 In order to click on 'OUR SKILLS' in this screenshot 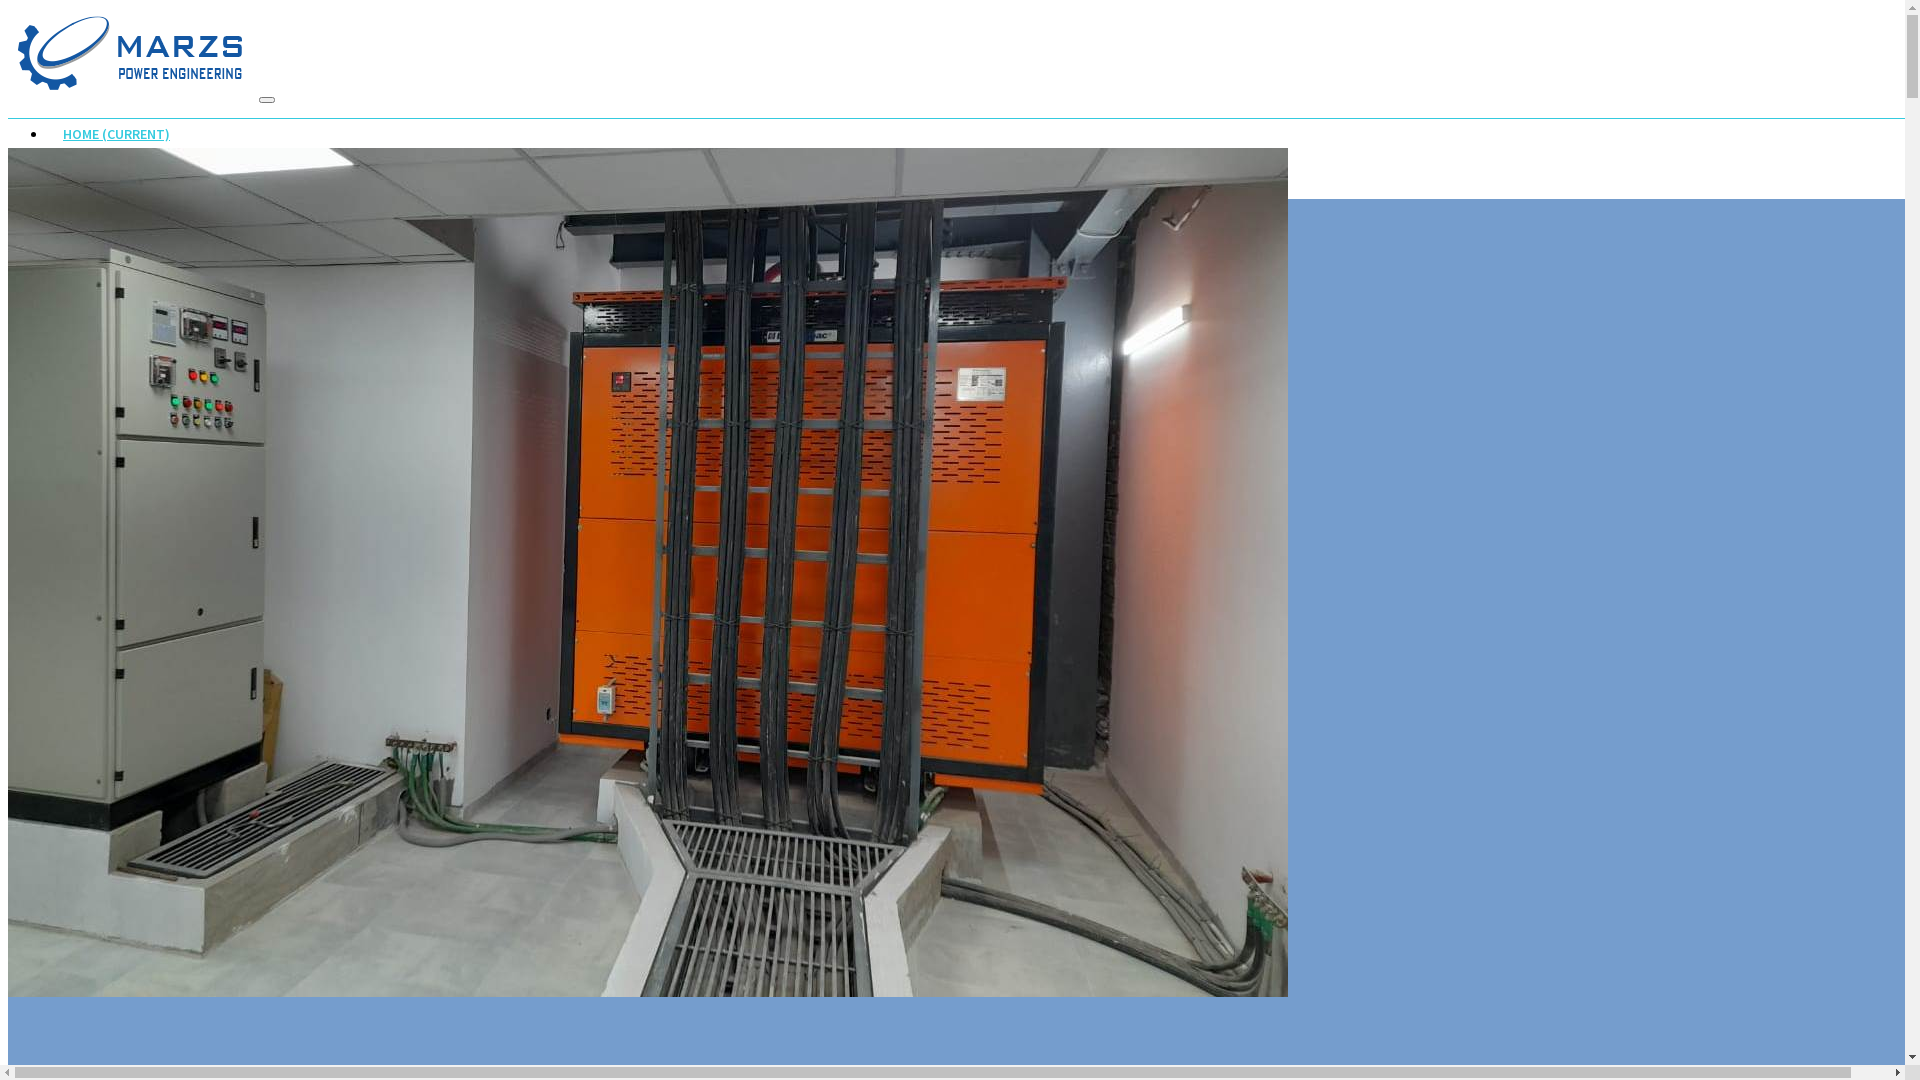, I will do `click(48, 172)`.